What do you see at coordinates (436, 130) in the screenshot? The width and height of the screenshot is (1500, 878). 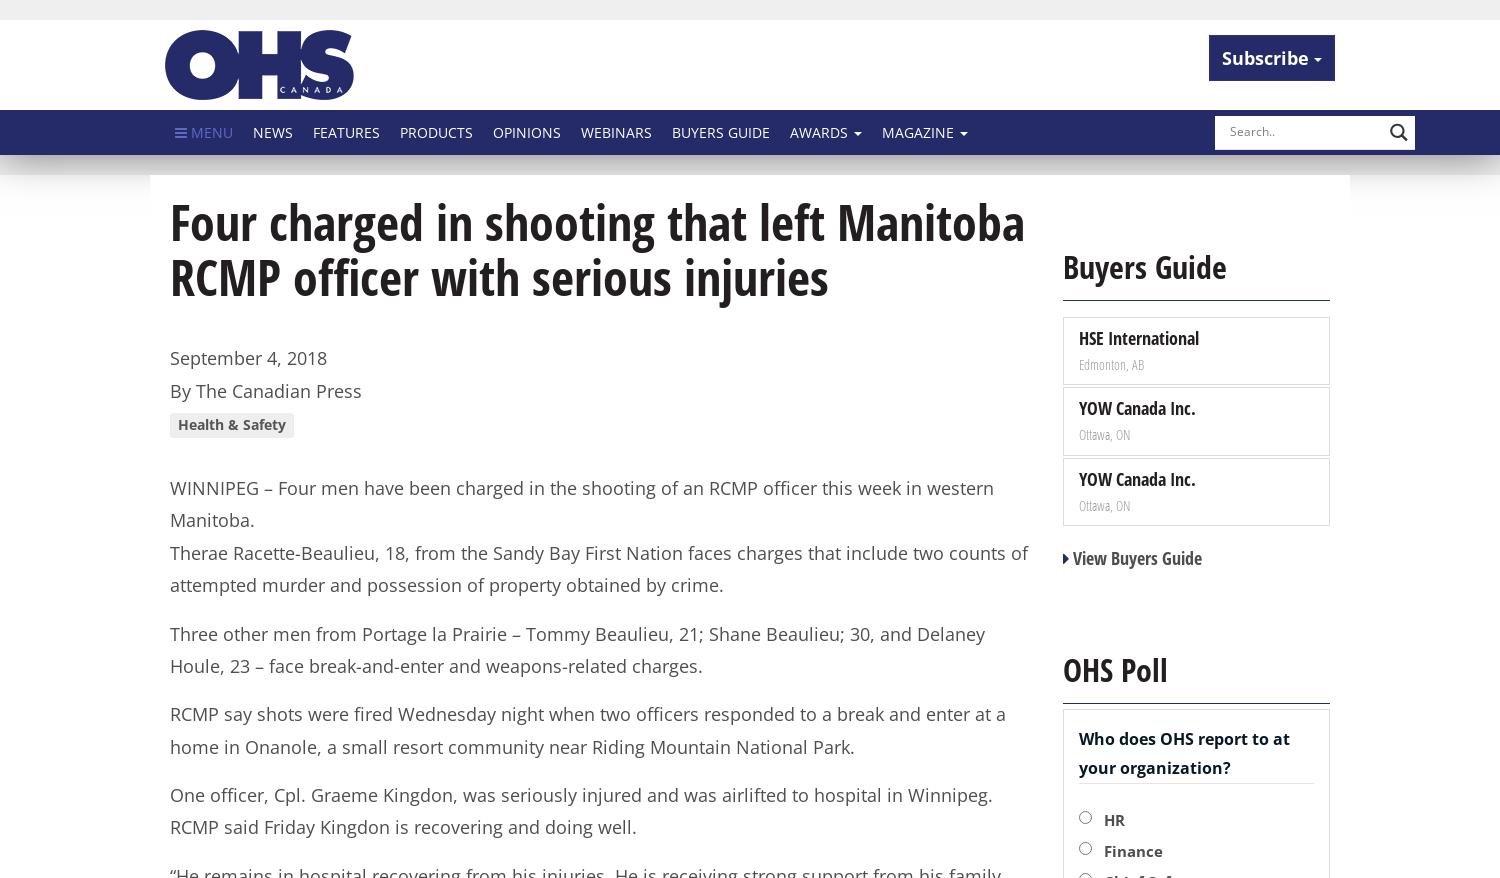 I see `'Products'` at bounding box center [436, 130].